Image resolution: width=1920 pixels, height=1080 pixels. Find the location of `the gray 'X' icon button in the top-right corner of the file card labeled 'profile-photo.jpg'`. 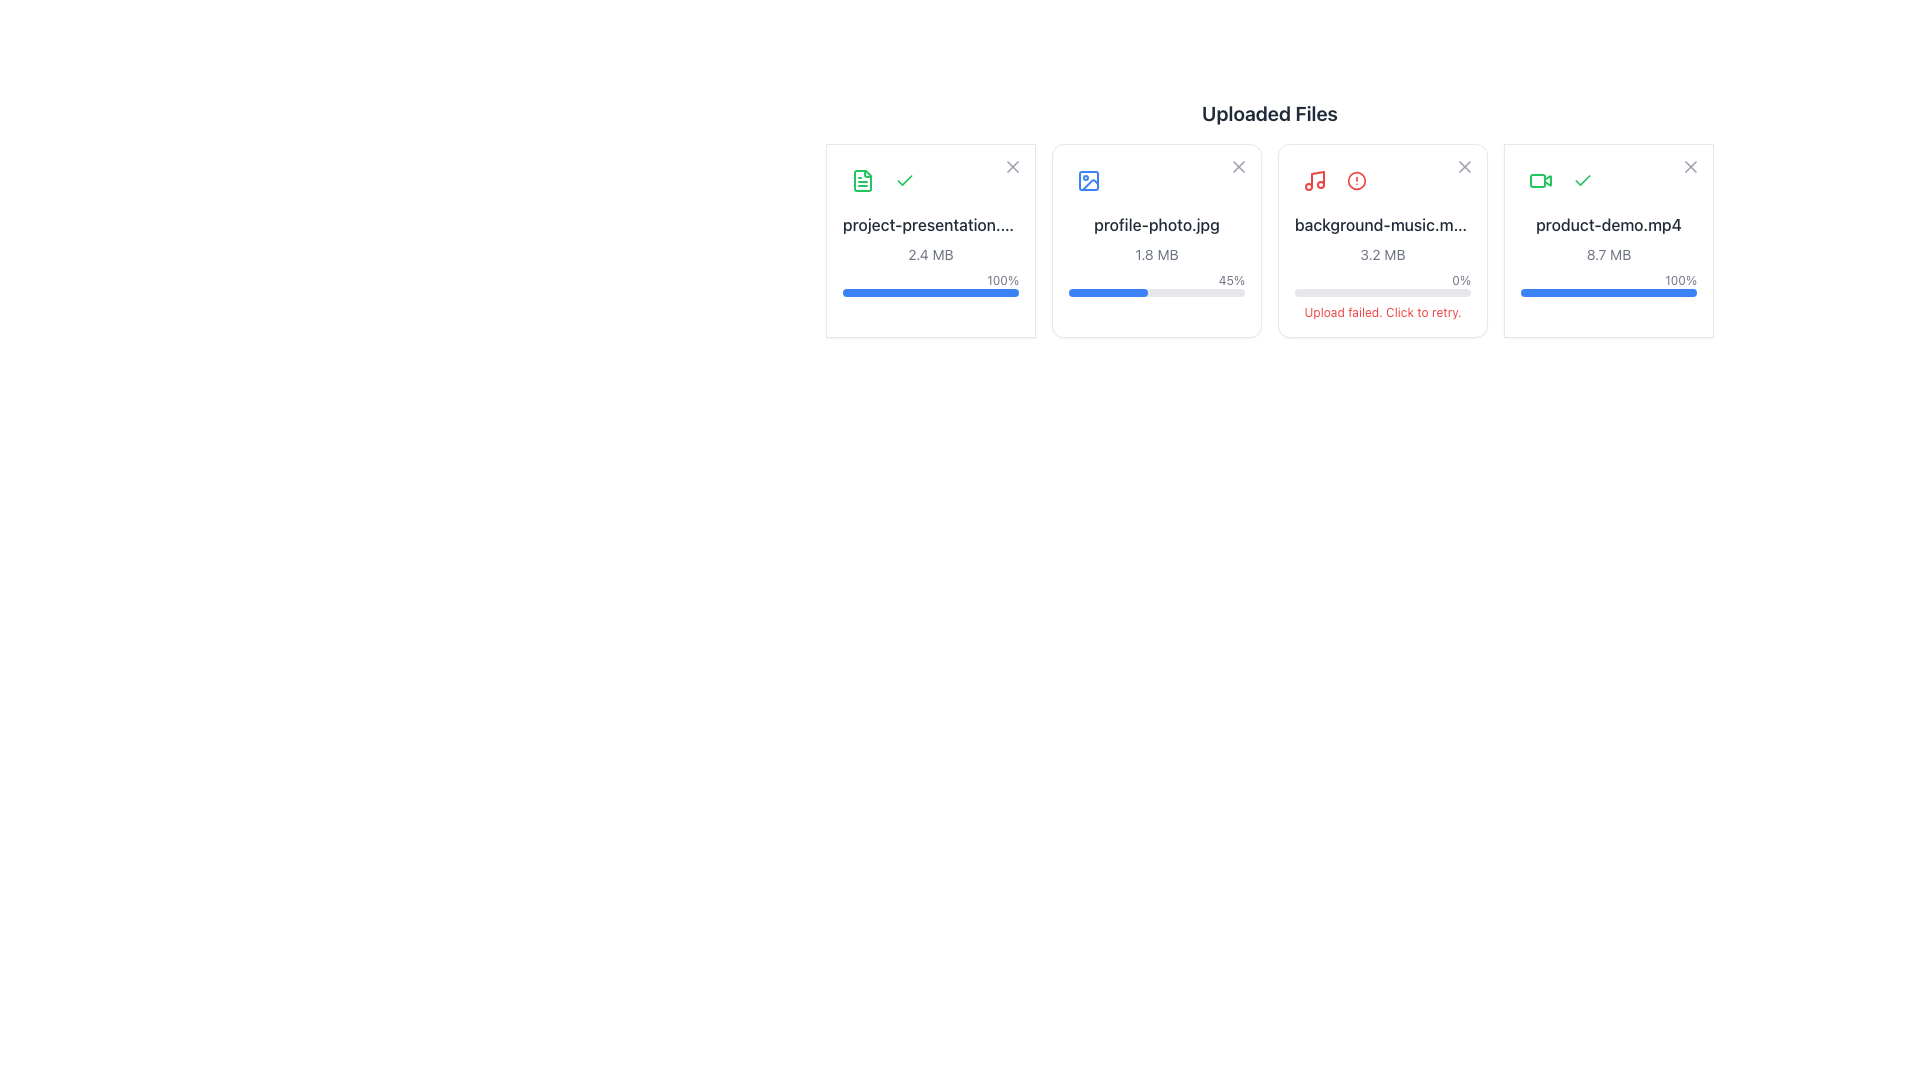

the gray 'X' icon button in the top-right corner of the file card labeled 'profile-photo.jpg' is located at coordinates (1237, 165).